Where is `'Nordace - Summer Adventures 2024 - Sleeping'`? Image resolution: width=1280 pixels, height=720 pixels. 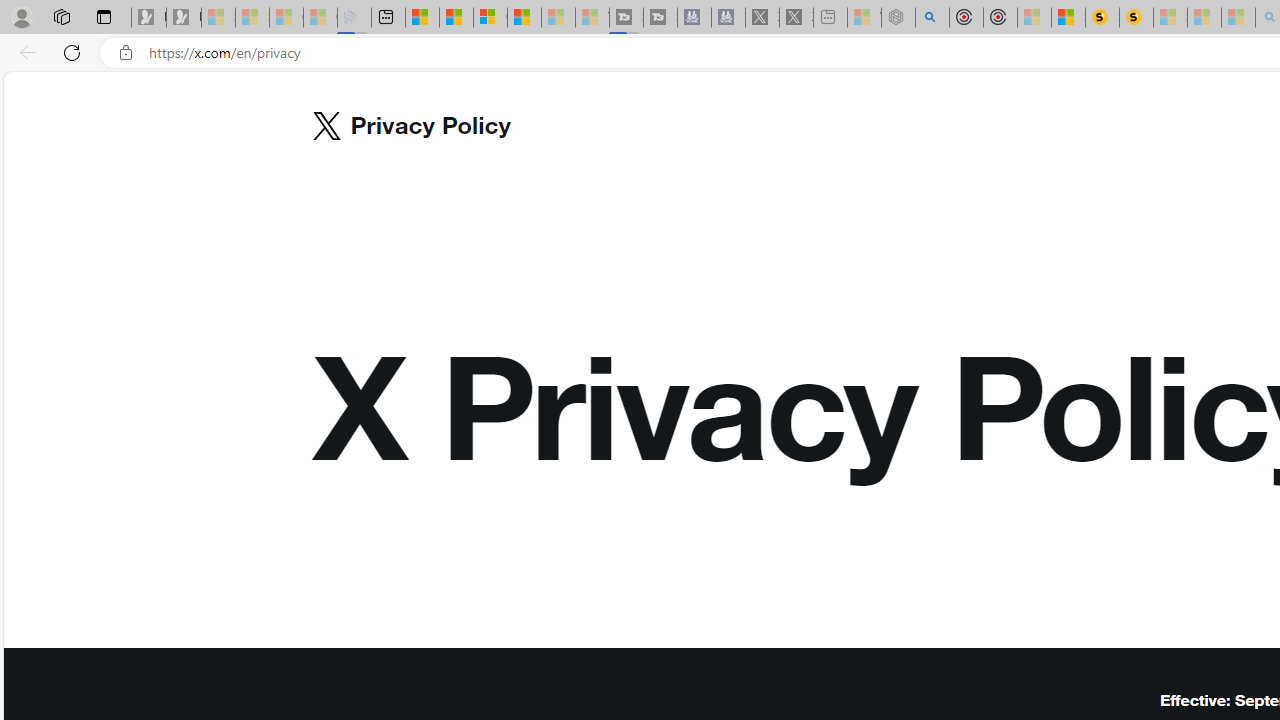 'Nordace - Summer Adventures 2024 - Sleeping' is located at coordinates (897, 17).